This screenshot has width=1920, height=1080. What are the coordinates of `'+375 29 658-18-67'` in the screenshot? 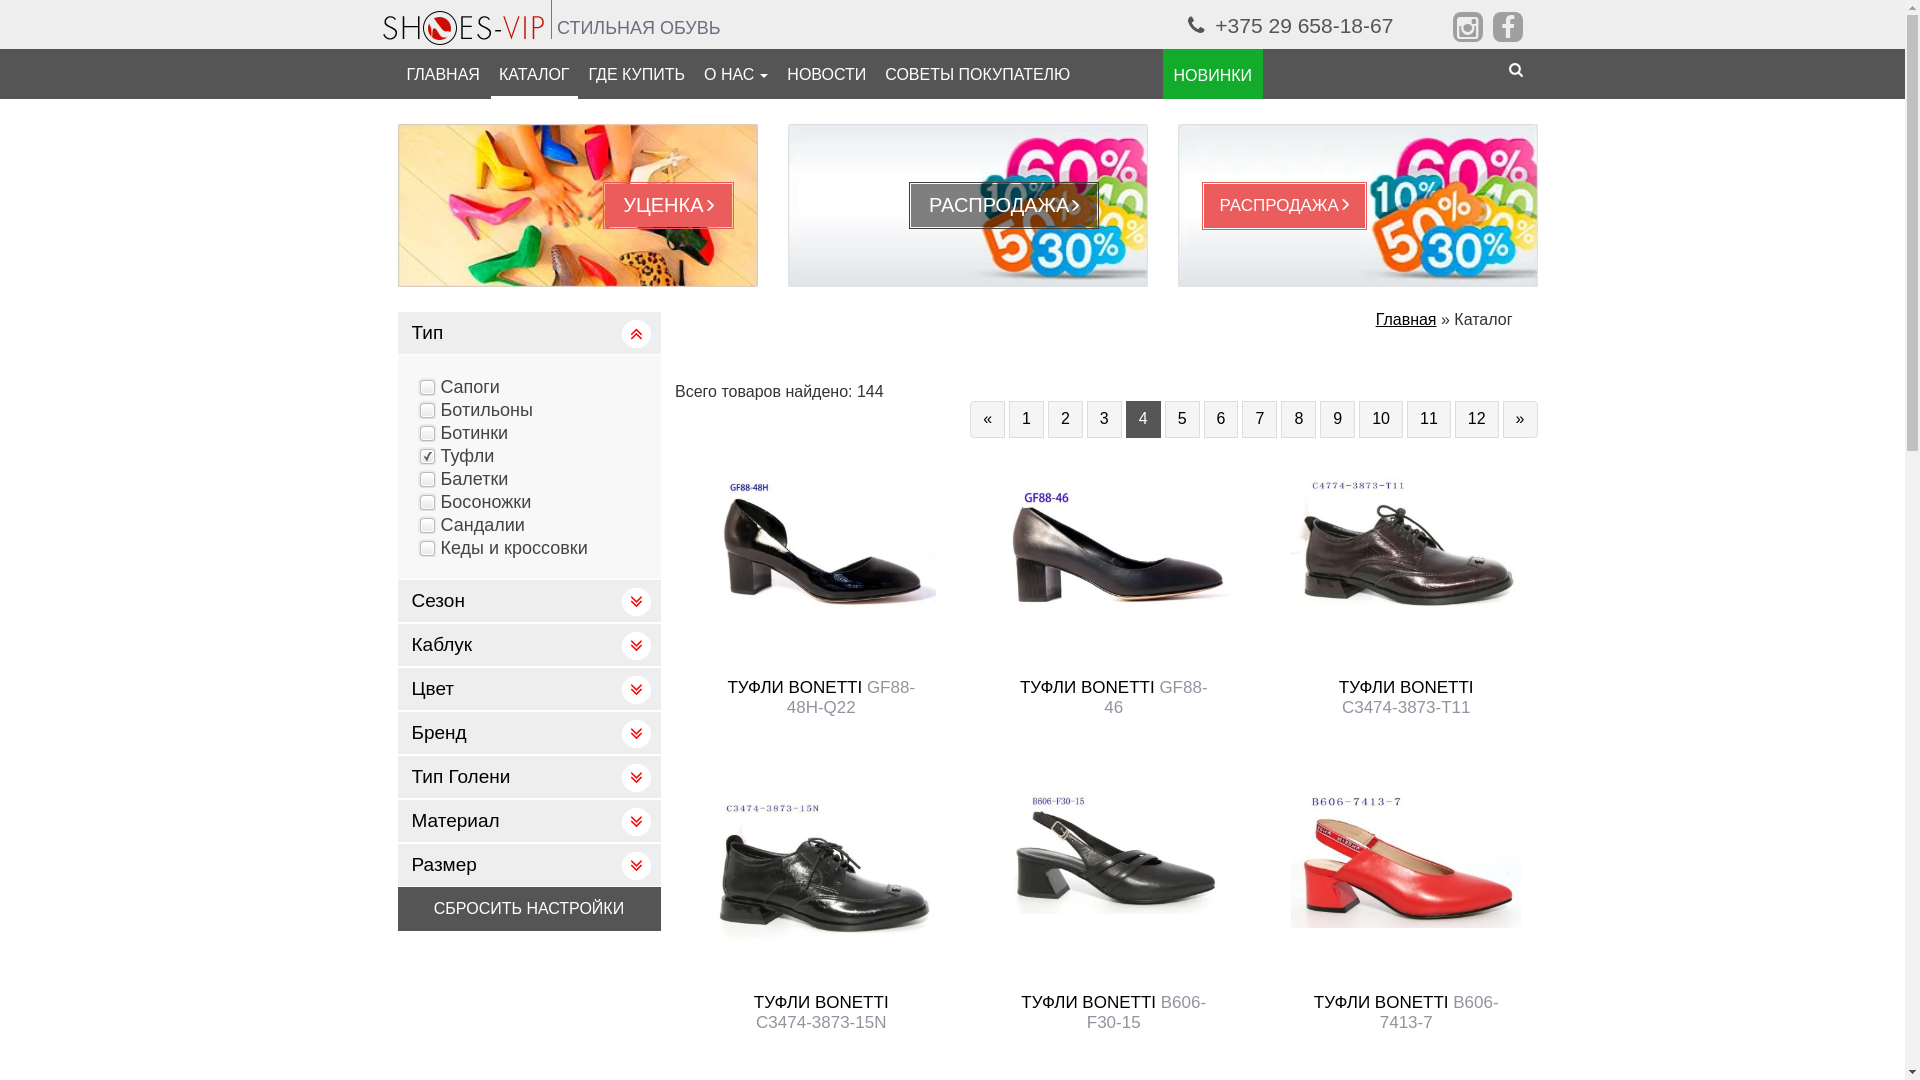 It's located at (1291, 25).